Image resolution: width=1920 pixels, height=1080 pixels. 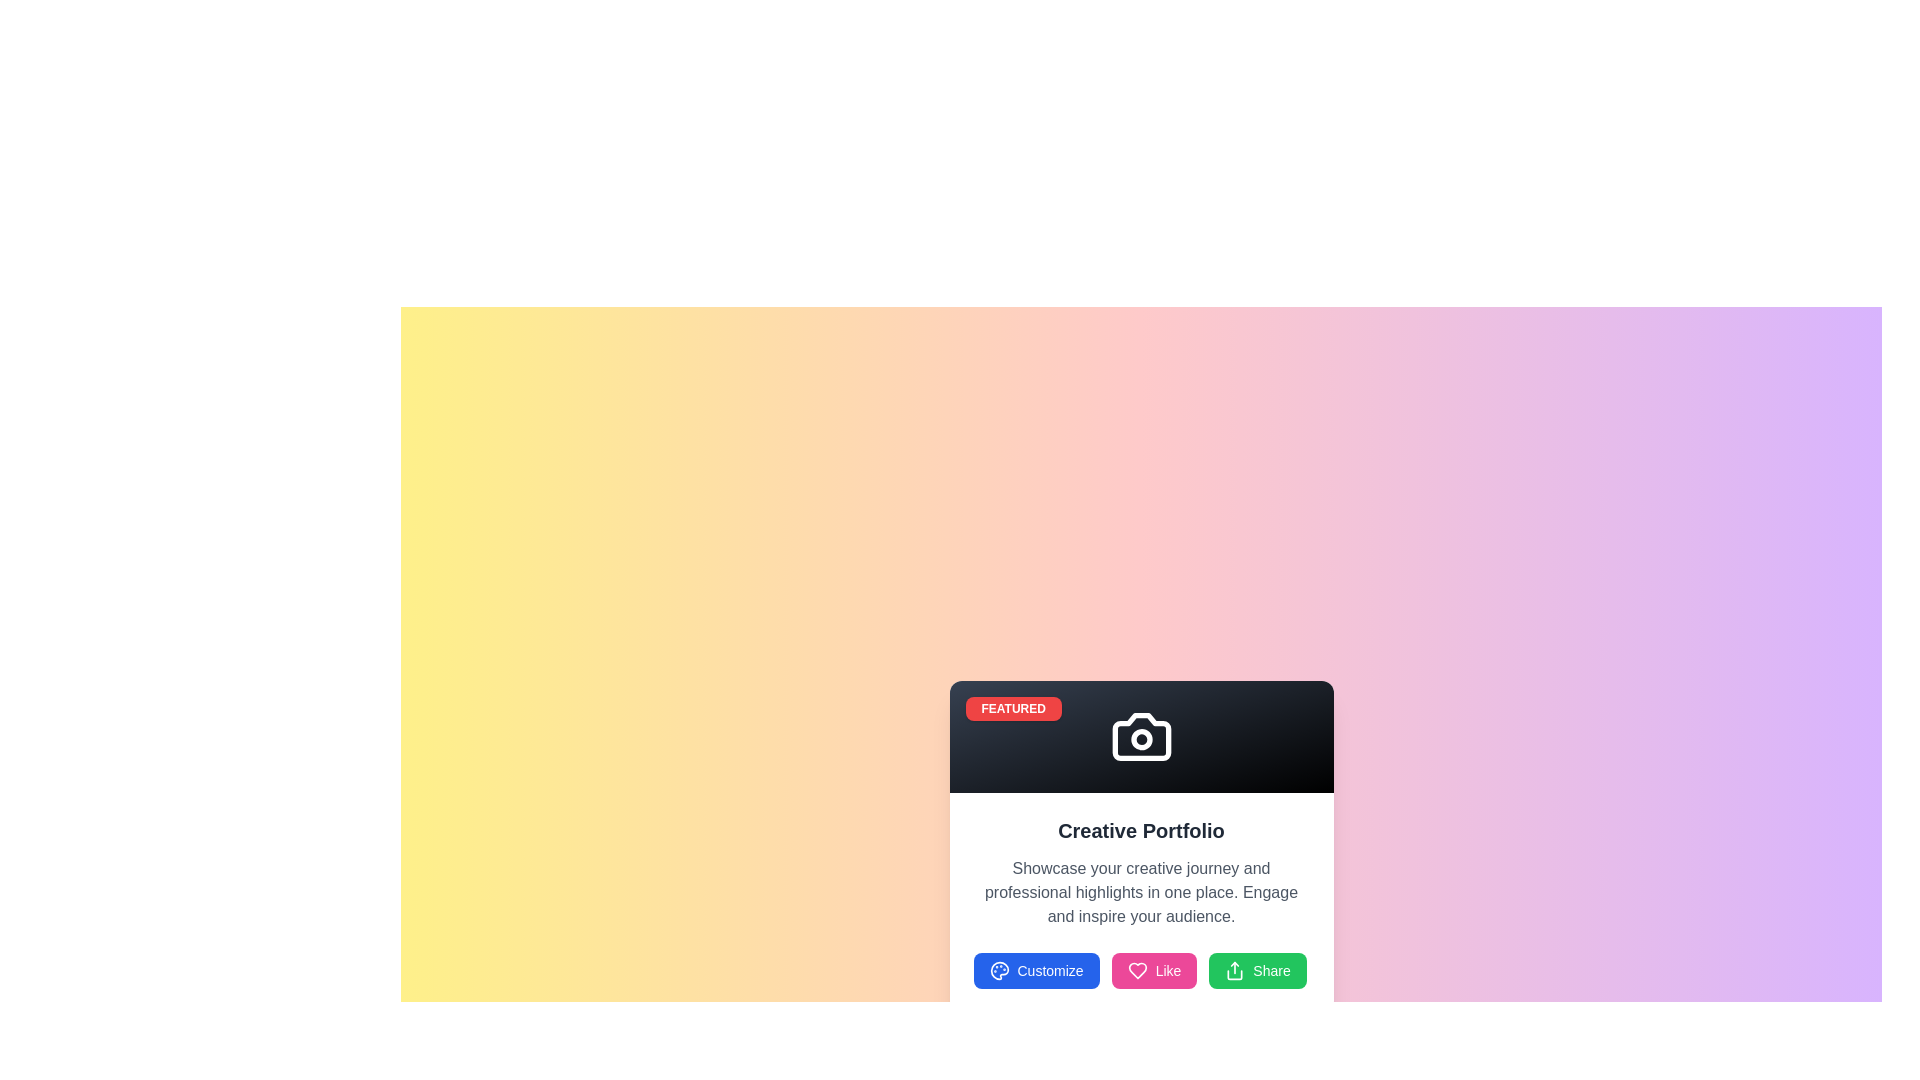 I want to click on the blue 'Customize' button with white text and a palette icon, located at the bottom left of the card, so click(x=1036, y=970).